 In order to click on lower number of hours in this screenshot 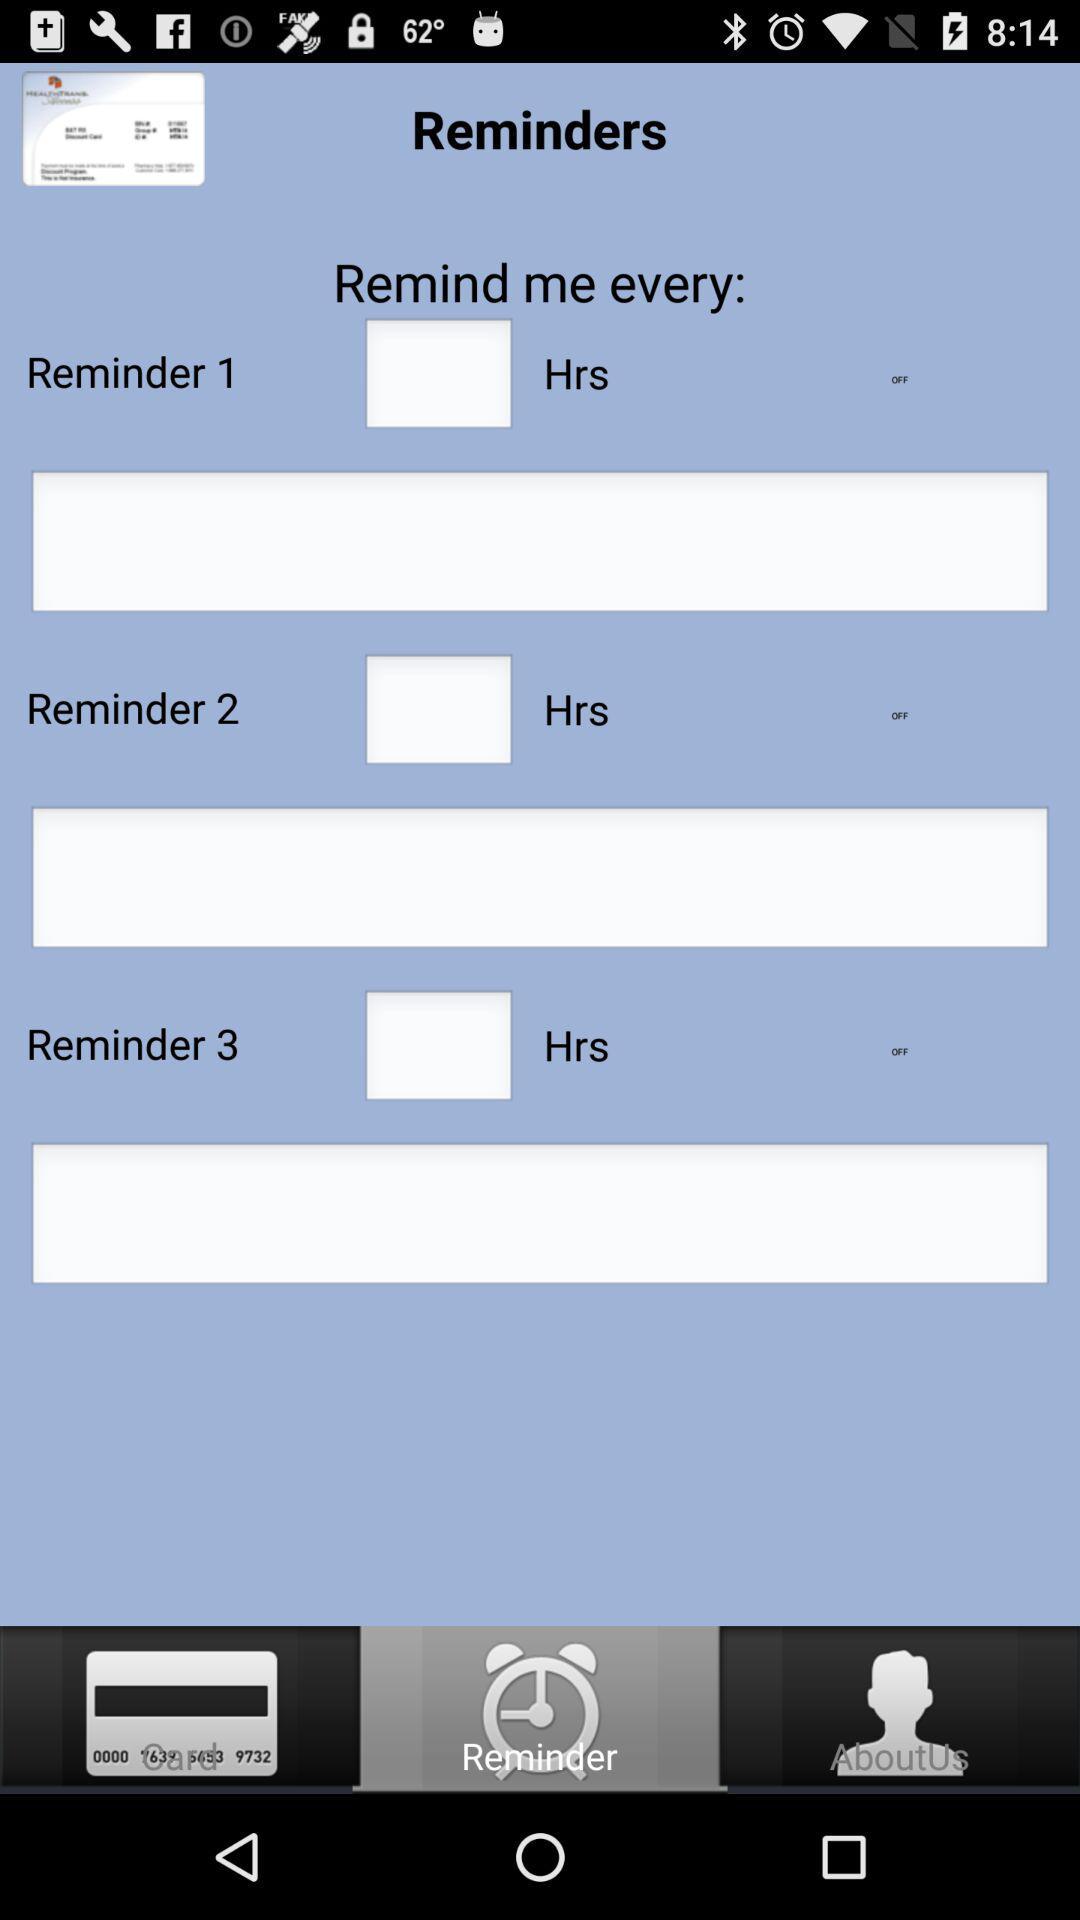, I will do `click(898, 1050)`.